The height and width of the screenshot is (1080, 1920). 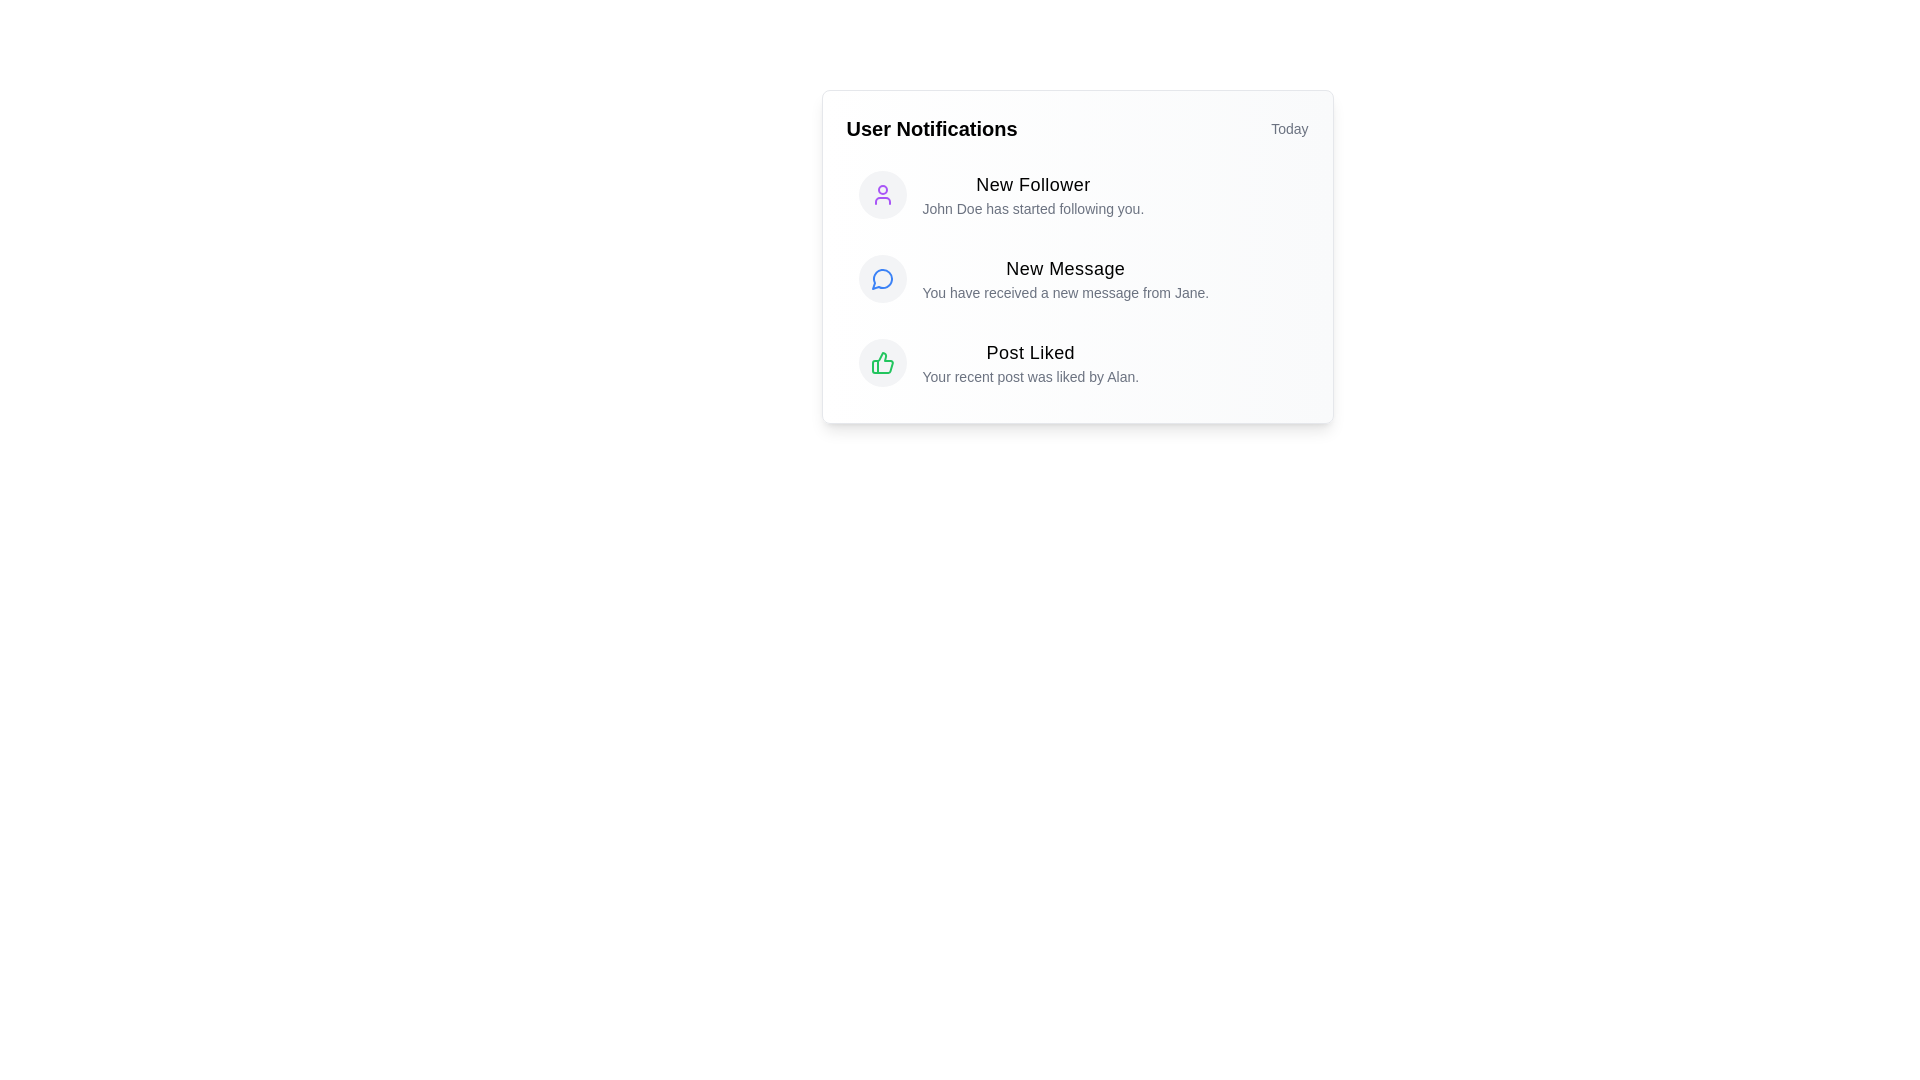 I want to click on the textual notification that informs the user their recent post has been liked by Alan, located in the User Notifications section as the third item in the list, so click(x=1030, y=362).